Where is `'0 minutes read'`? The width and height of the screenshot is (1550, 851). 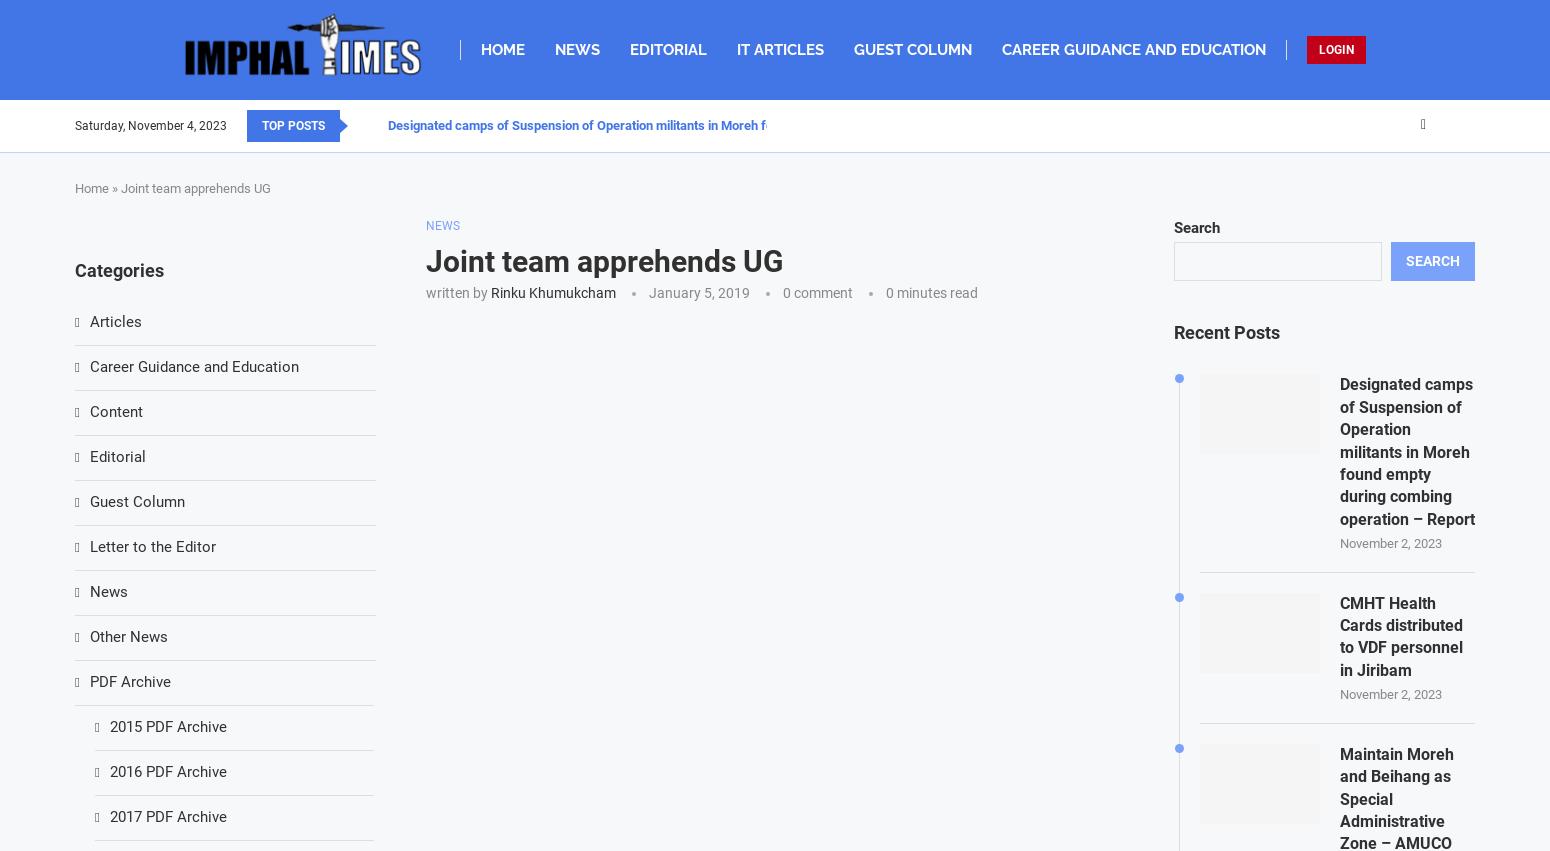
'0 minutes read' is located at coordinates (931, 292).